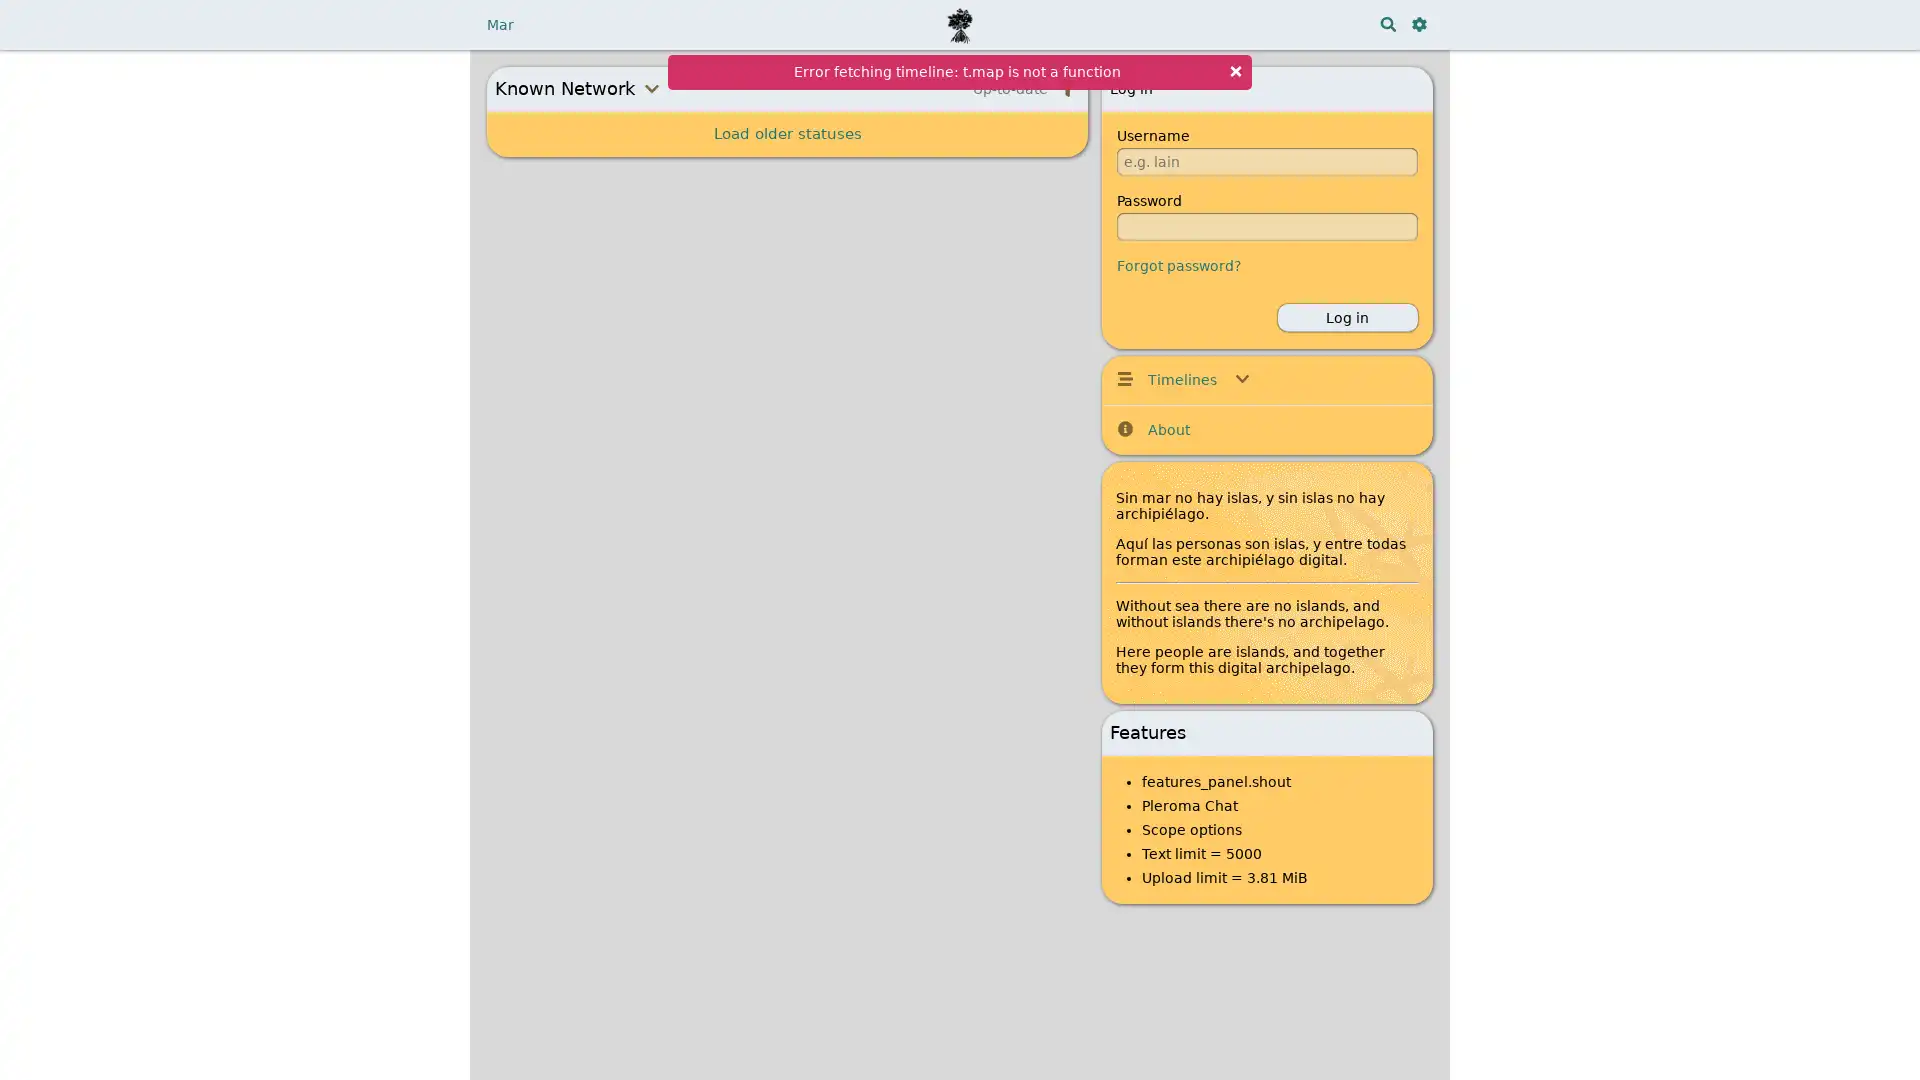 The width and height of the screenshot is (1920, 1080). I want to click on Known Network, so click(662, 87).